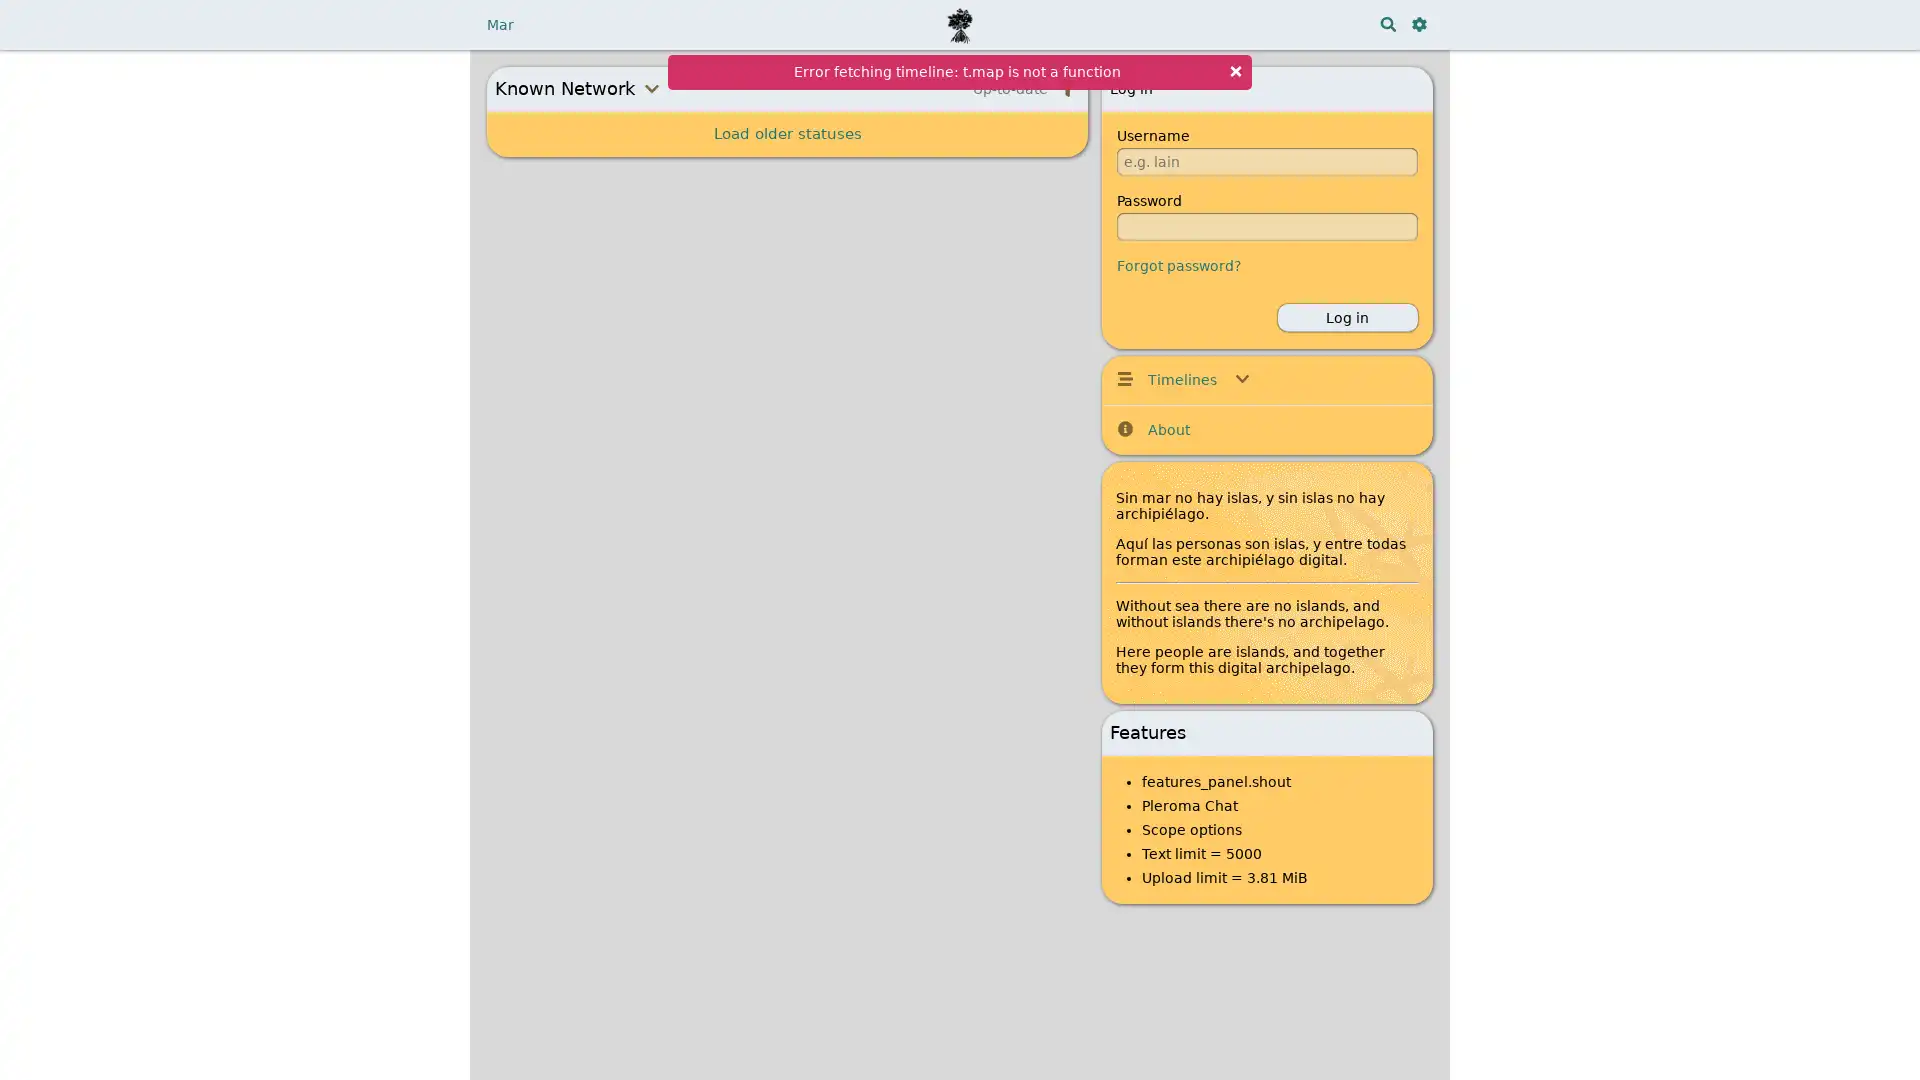 The width and height of the screenshot is (1920, 1080). I want to click on Known Network, so click(662, 87).